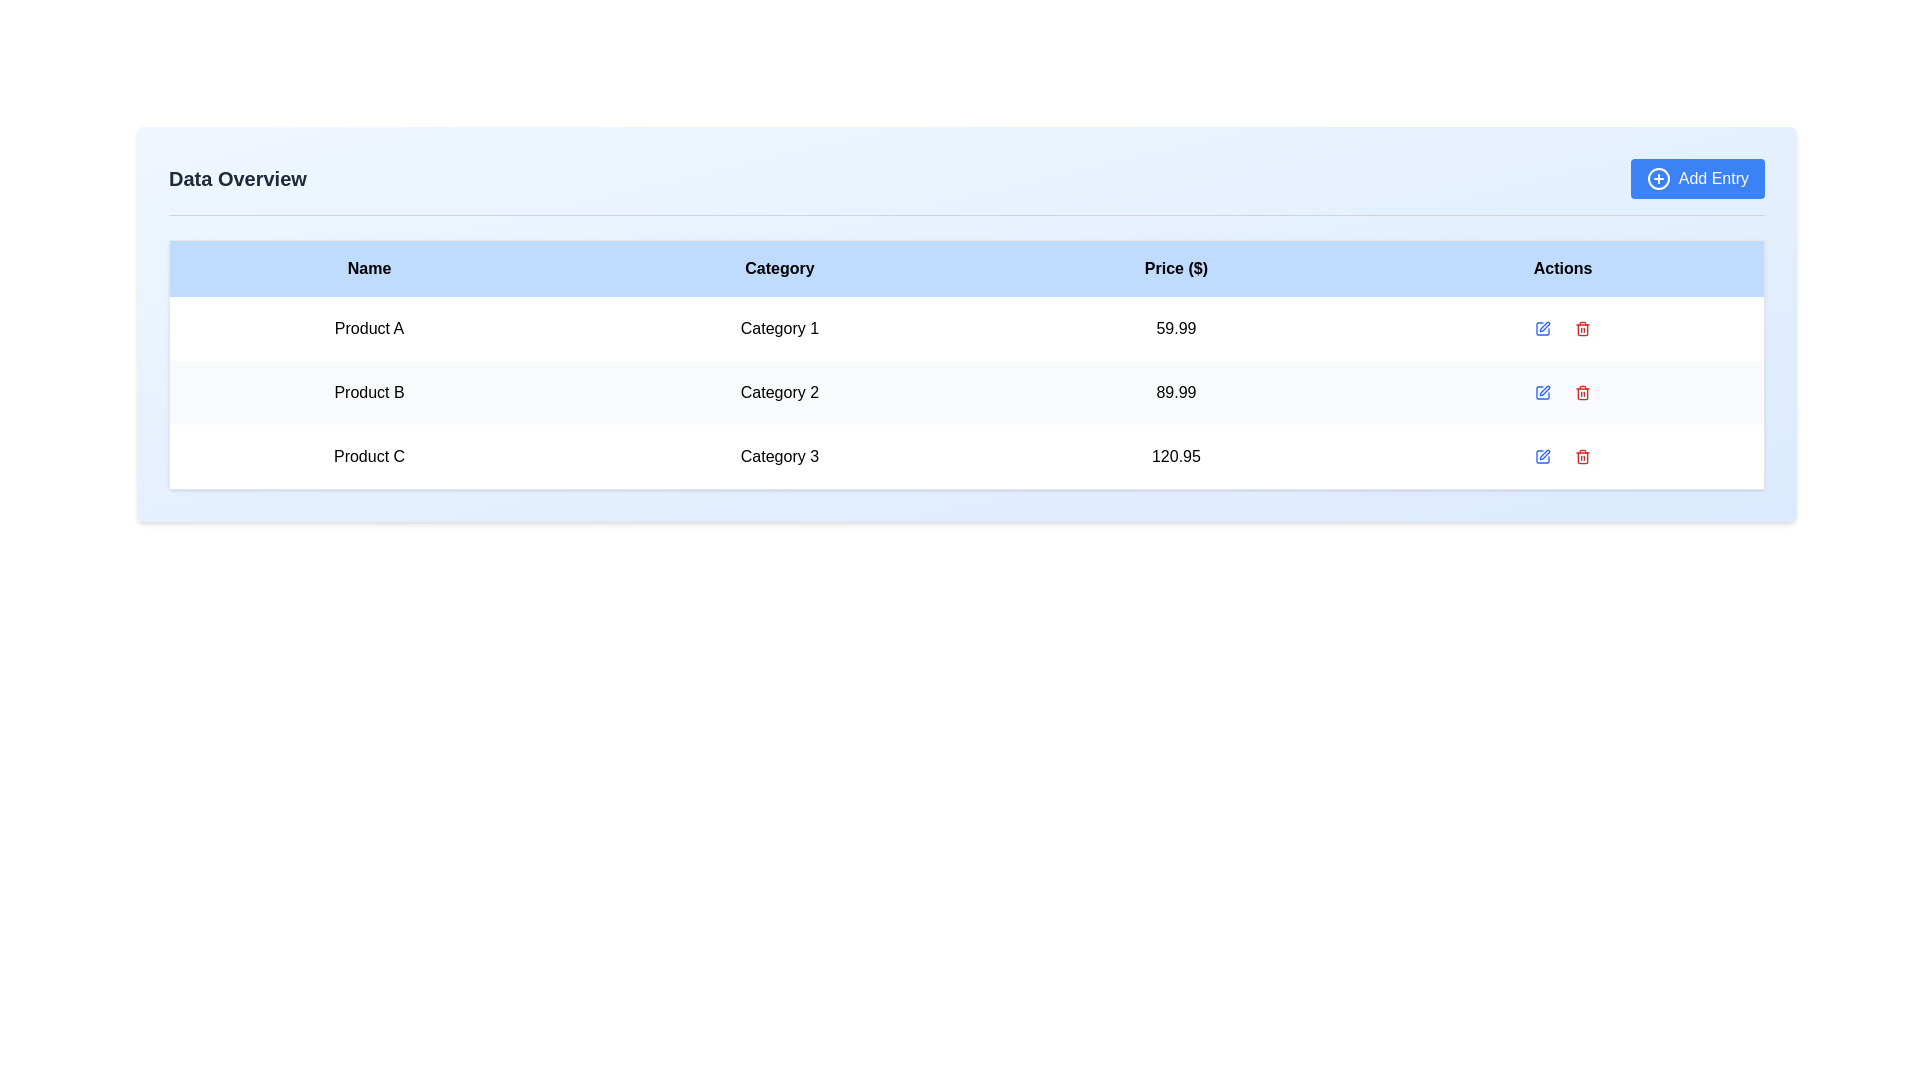 The height and width of the screenshot is (1080, 1920). What do you see at coordinates (1582, 456) in the screenshot?
I see `the delete button located in the last row of the data table within the 'Actions' column` at bounding box center [1582, 456].